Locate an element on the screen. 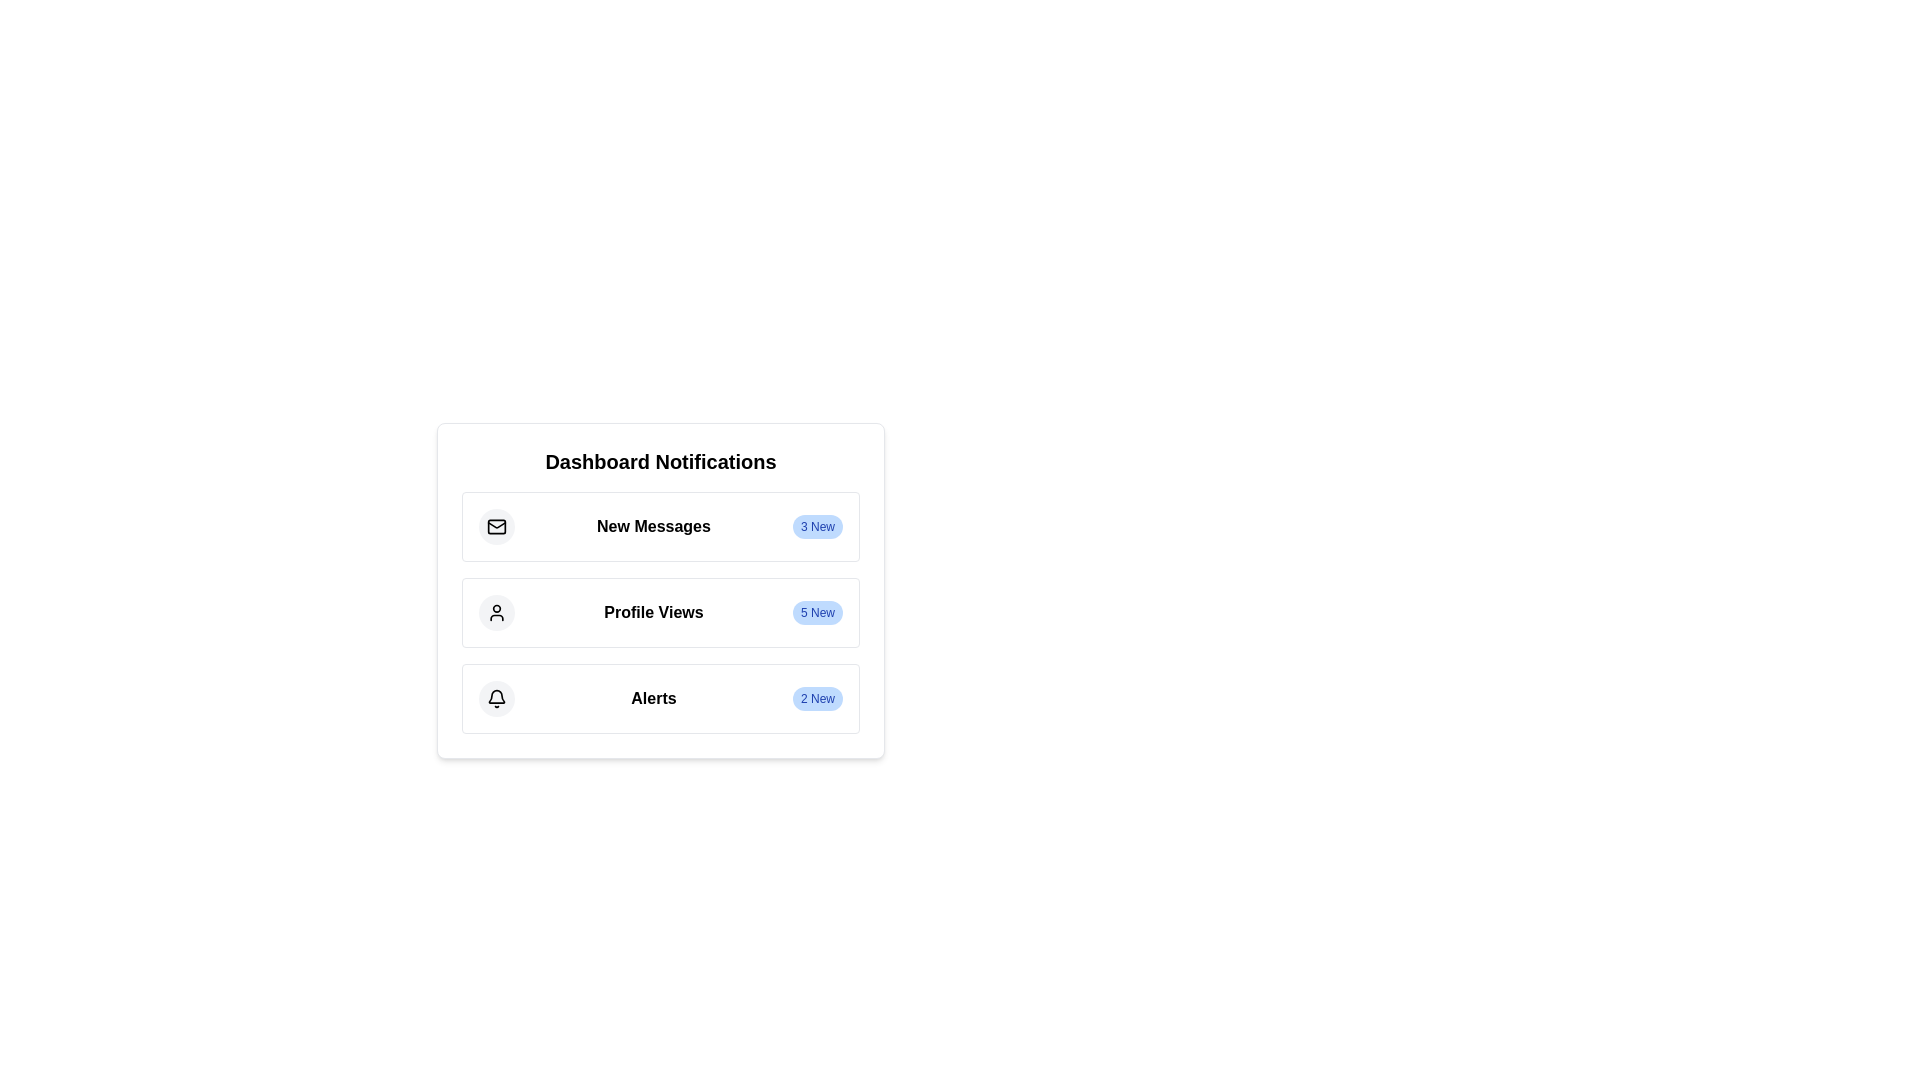  the rectangular SVG shape representing the body of the envelope icon in the 'New Messages' row of the 'Dashboard Notifications' section is located at coordinates (497, 526).